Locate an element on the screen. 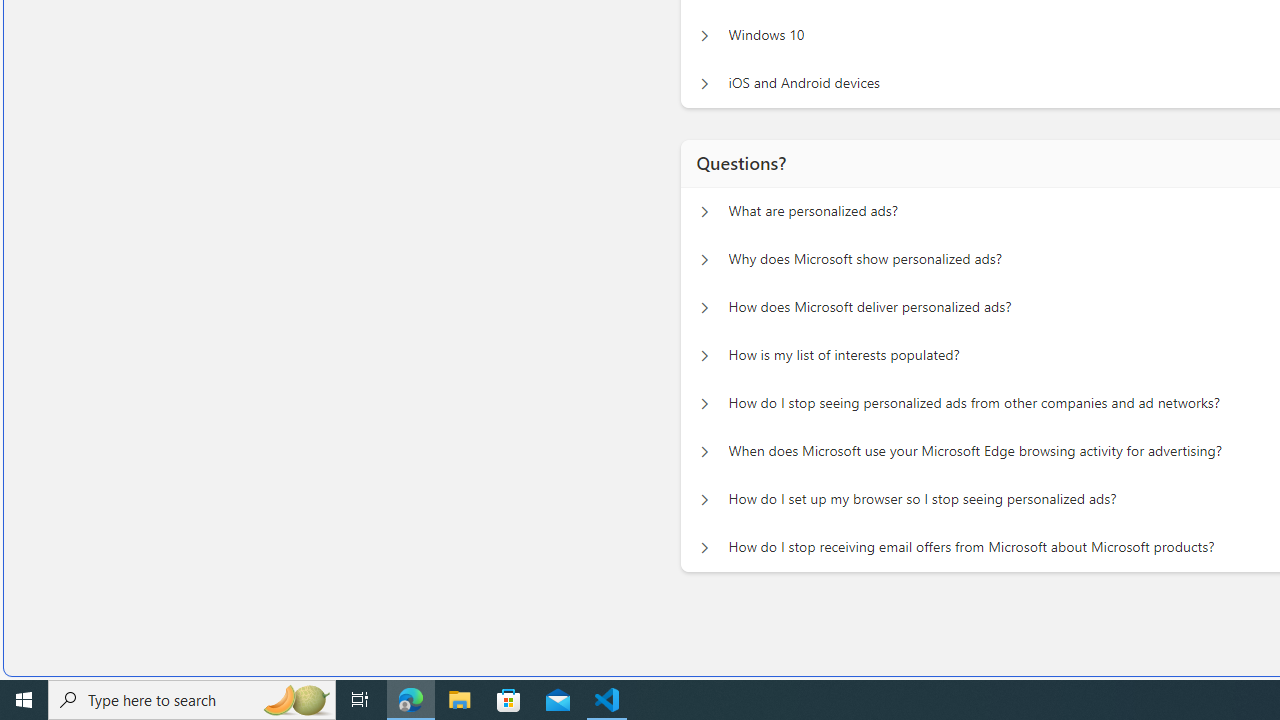  'Questions? Why does Microsoft show personalized ads?' is located at coordinates (704, 254).